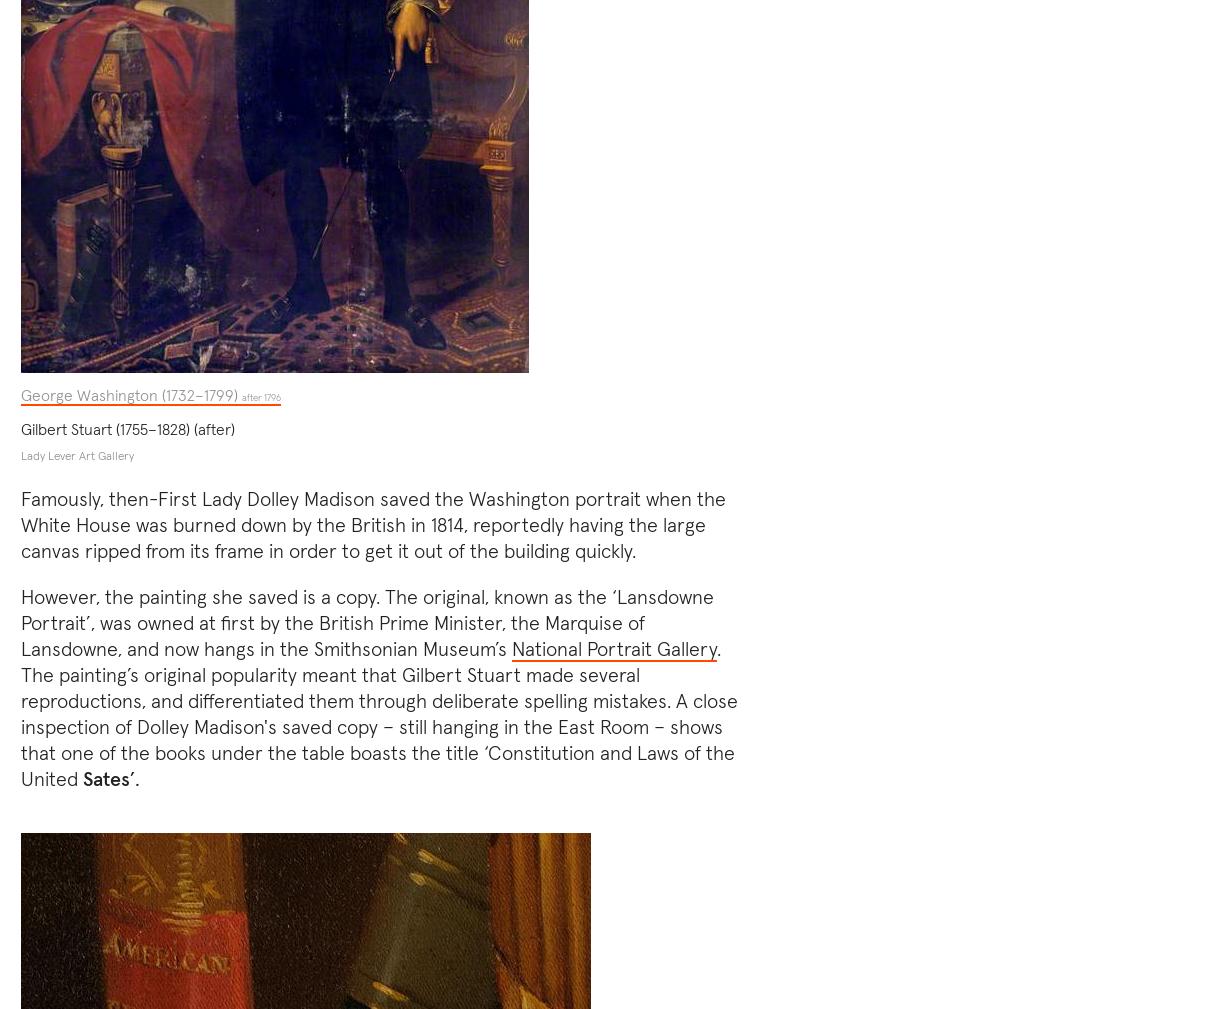  What do you see at coordinates (938, 159) in the screenshot?
I see `'Meghan, Harry and weddings in art'` at bounding box center [938, 159].